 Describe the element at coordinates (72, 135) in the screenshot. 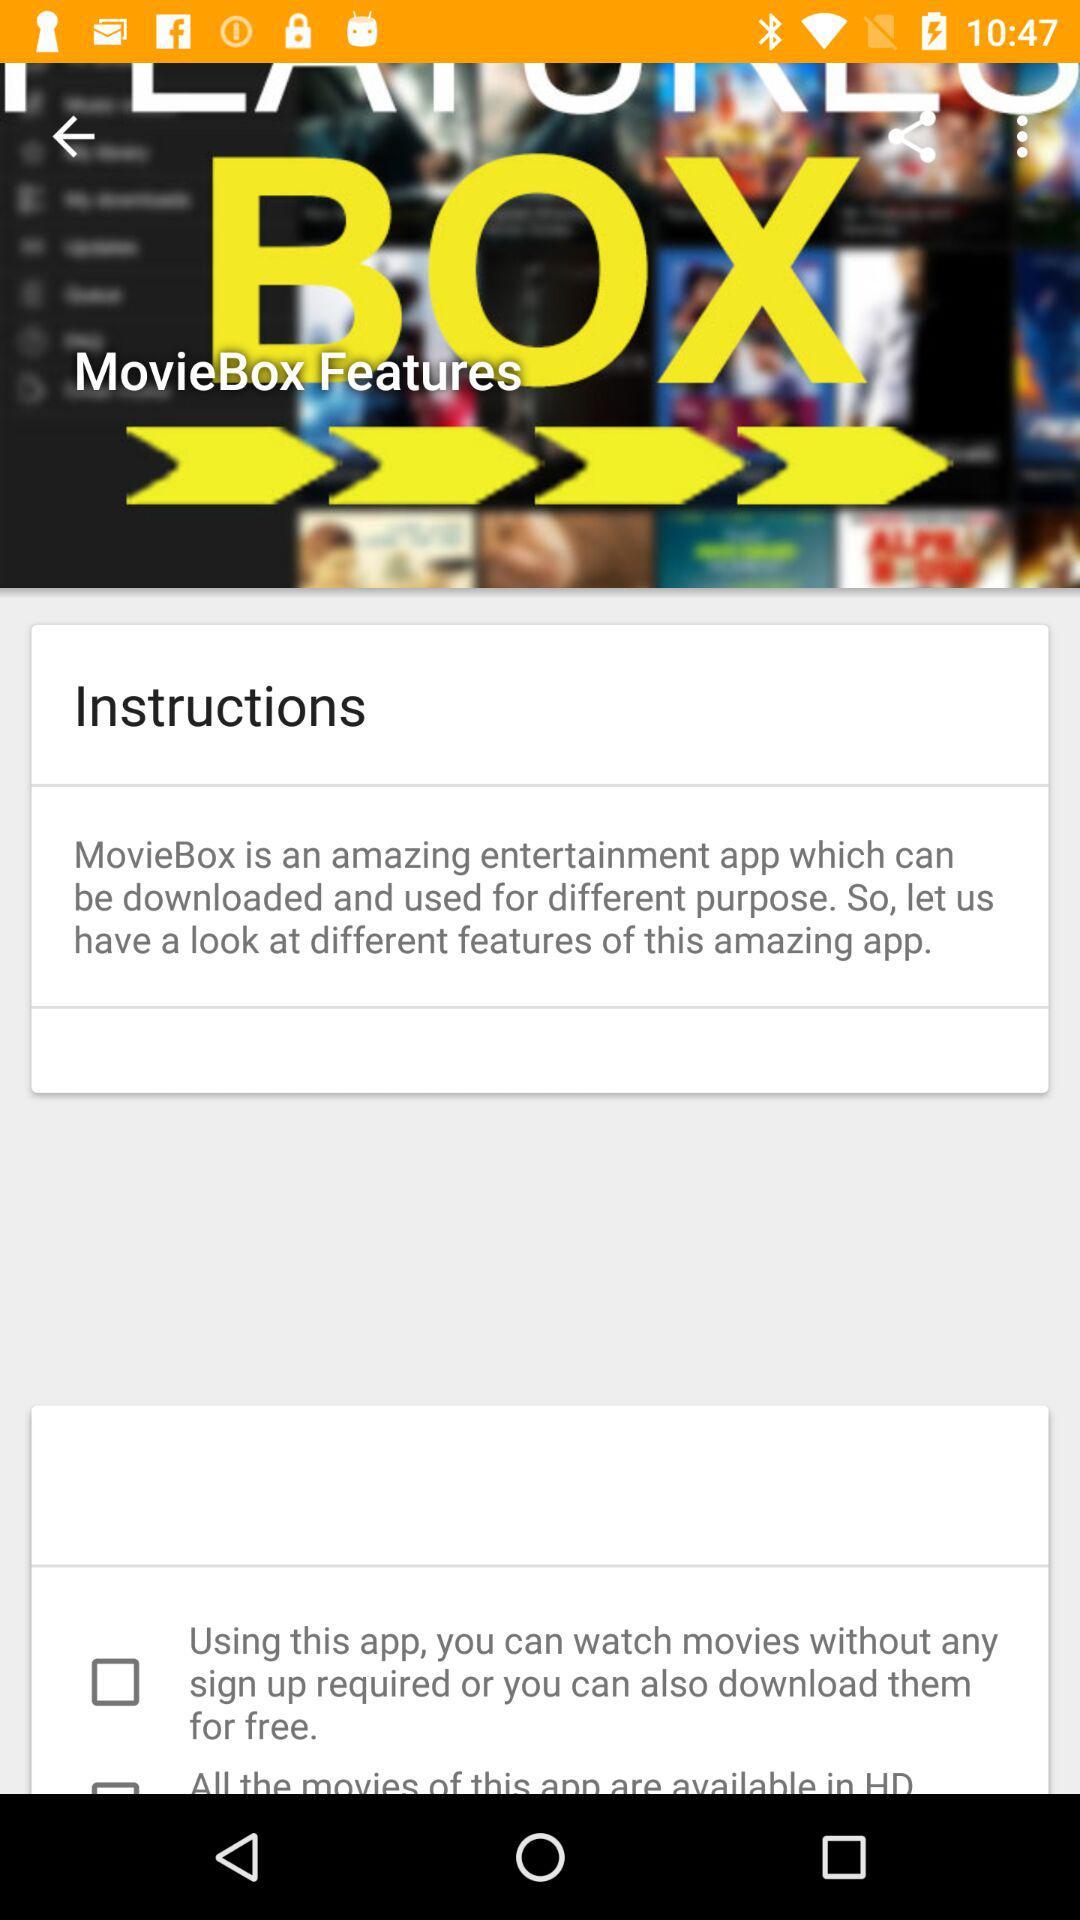

I see `the item above moviebox features` at that location.